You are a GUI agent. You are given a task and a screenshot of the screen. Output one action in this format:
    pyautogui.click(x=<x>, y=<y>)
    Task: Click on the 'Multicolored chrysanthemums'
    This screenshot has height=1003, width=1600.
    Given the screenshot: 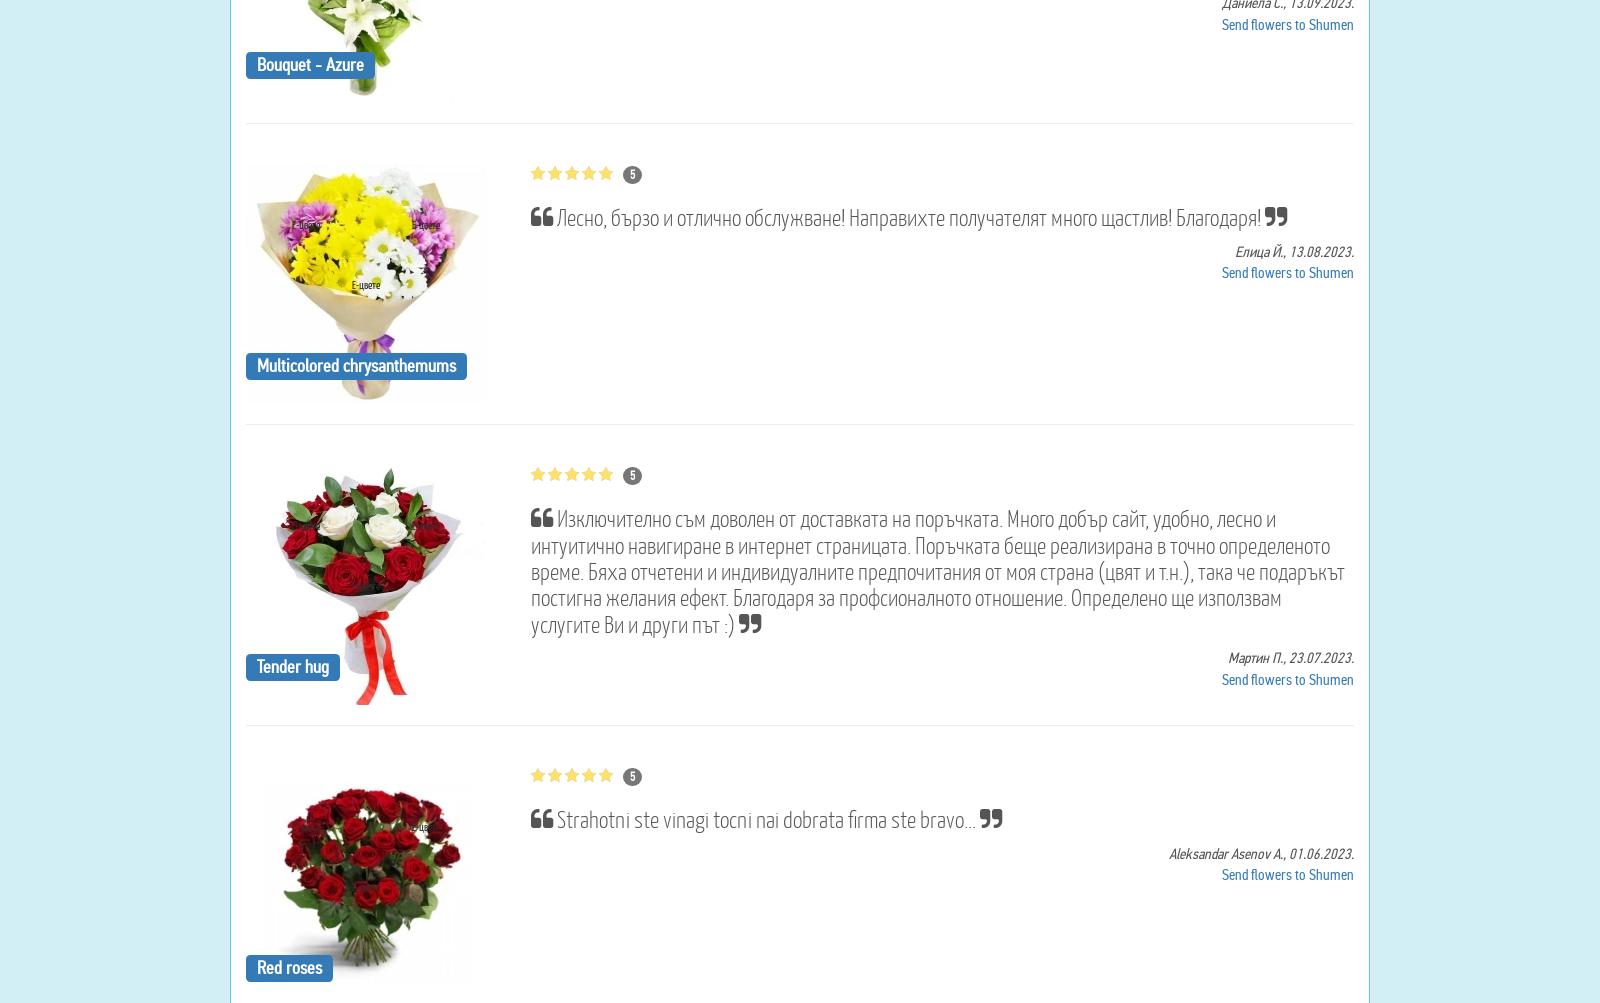 What is the action you would take?
    pyautogui.click(x=355, y=363)
    